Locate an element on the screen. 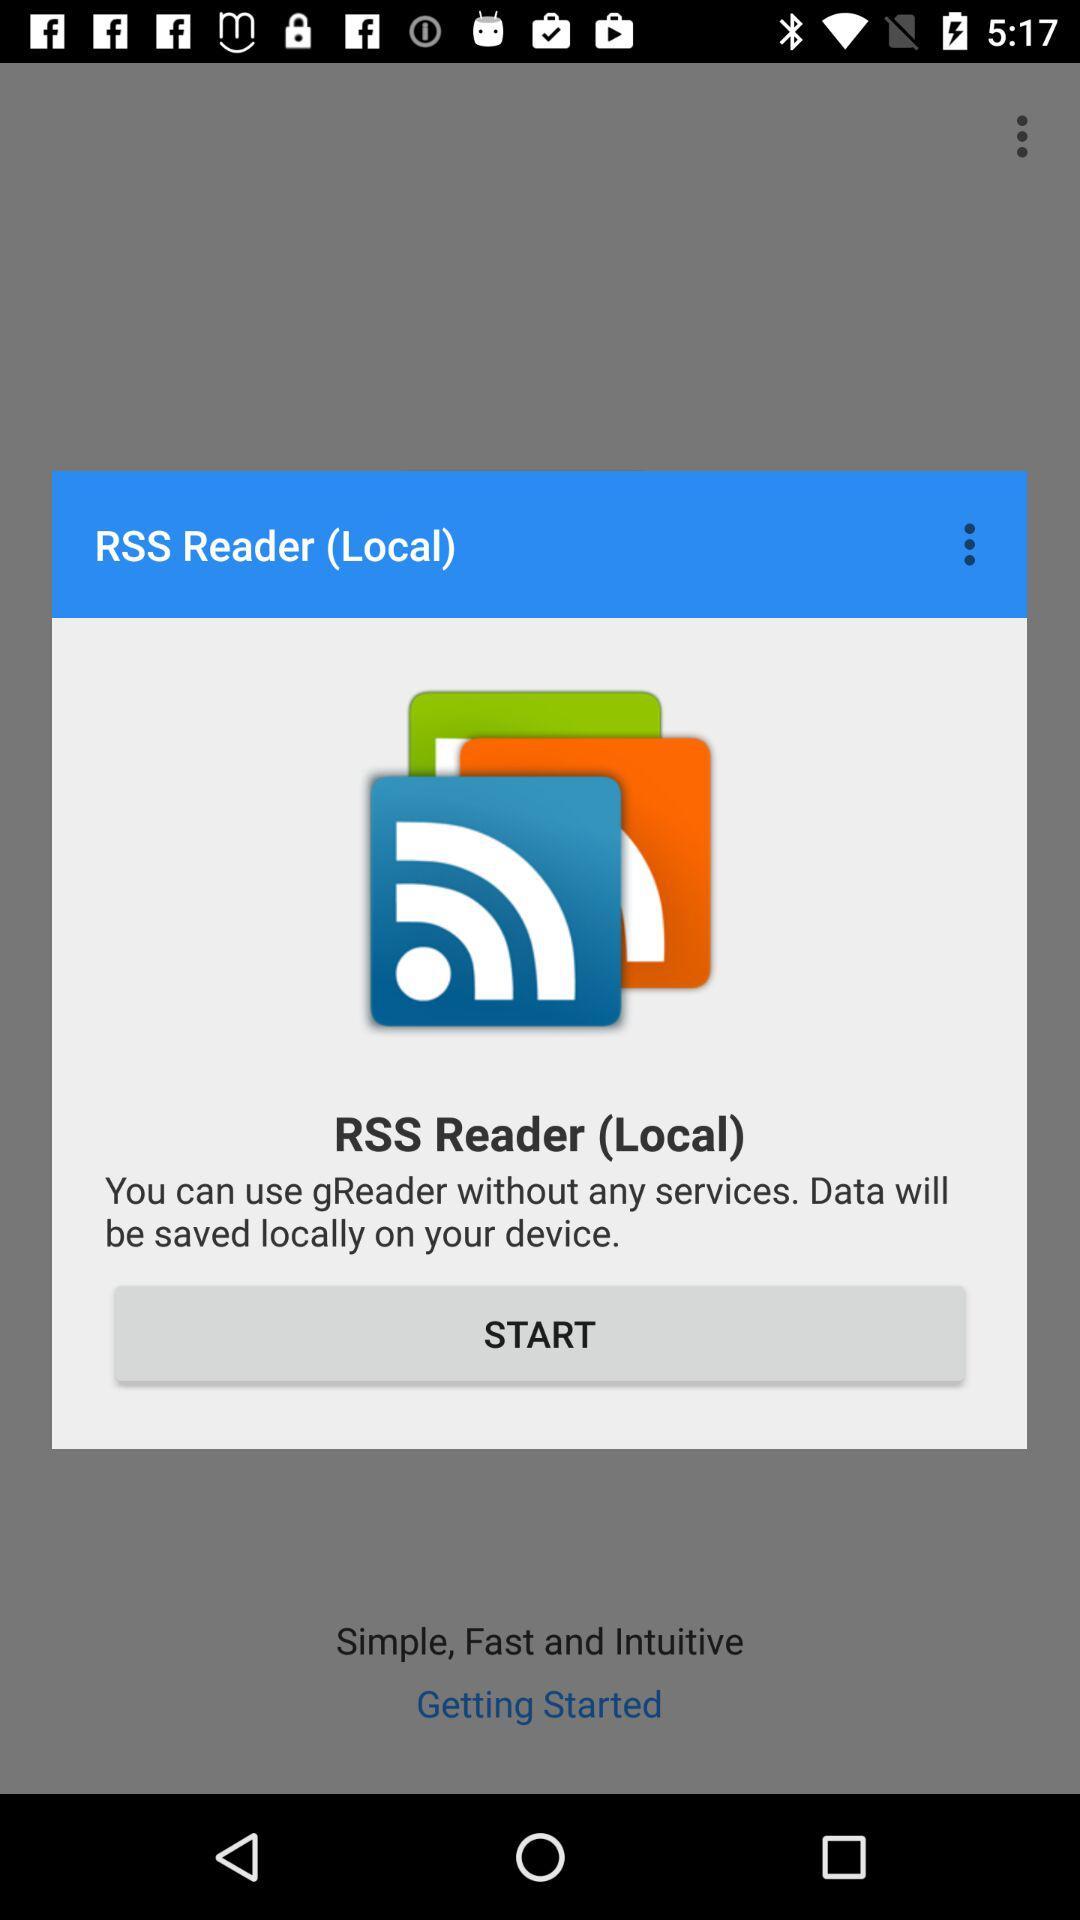 This screenshot has height=1920, width=1080. the item at the top right corner is located at coordinates (974, 544).